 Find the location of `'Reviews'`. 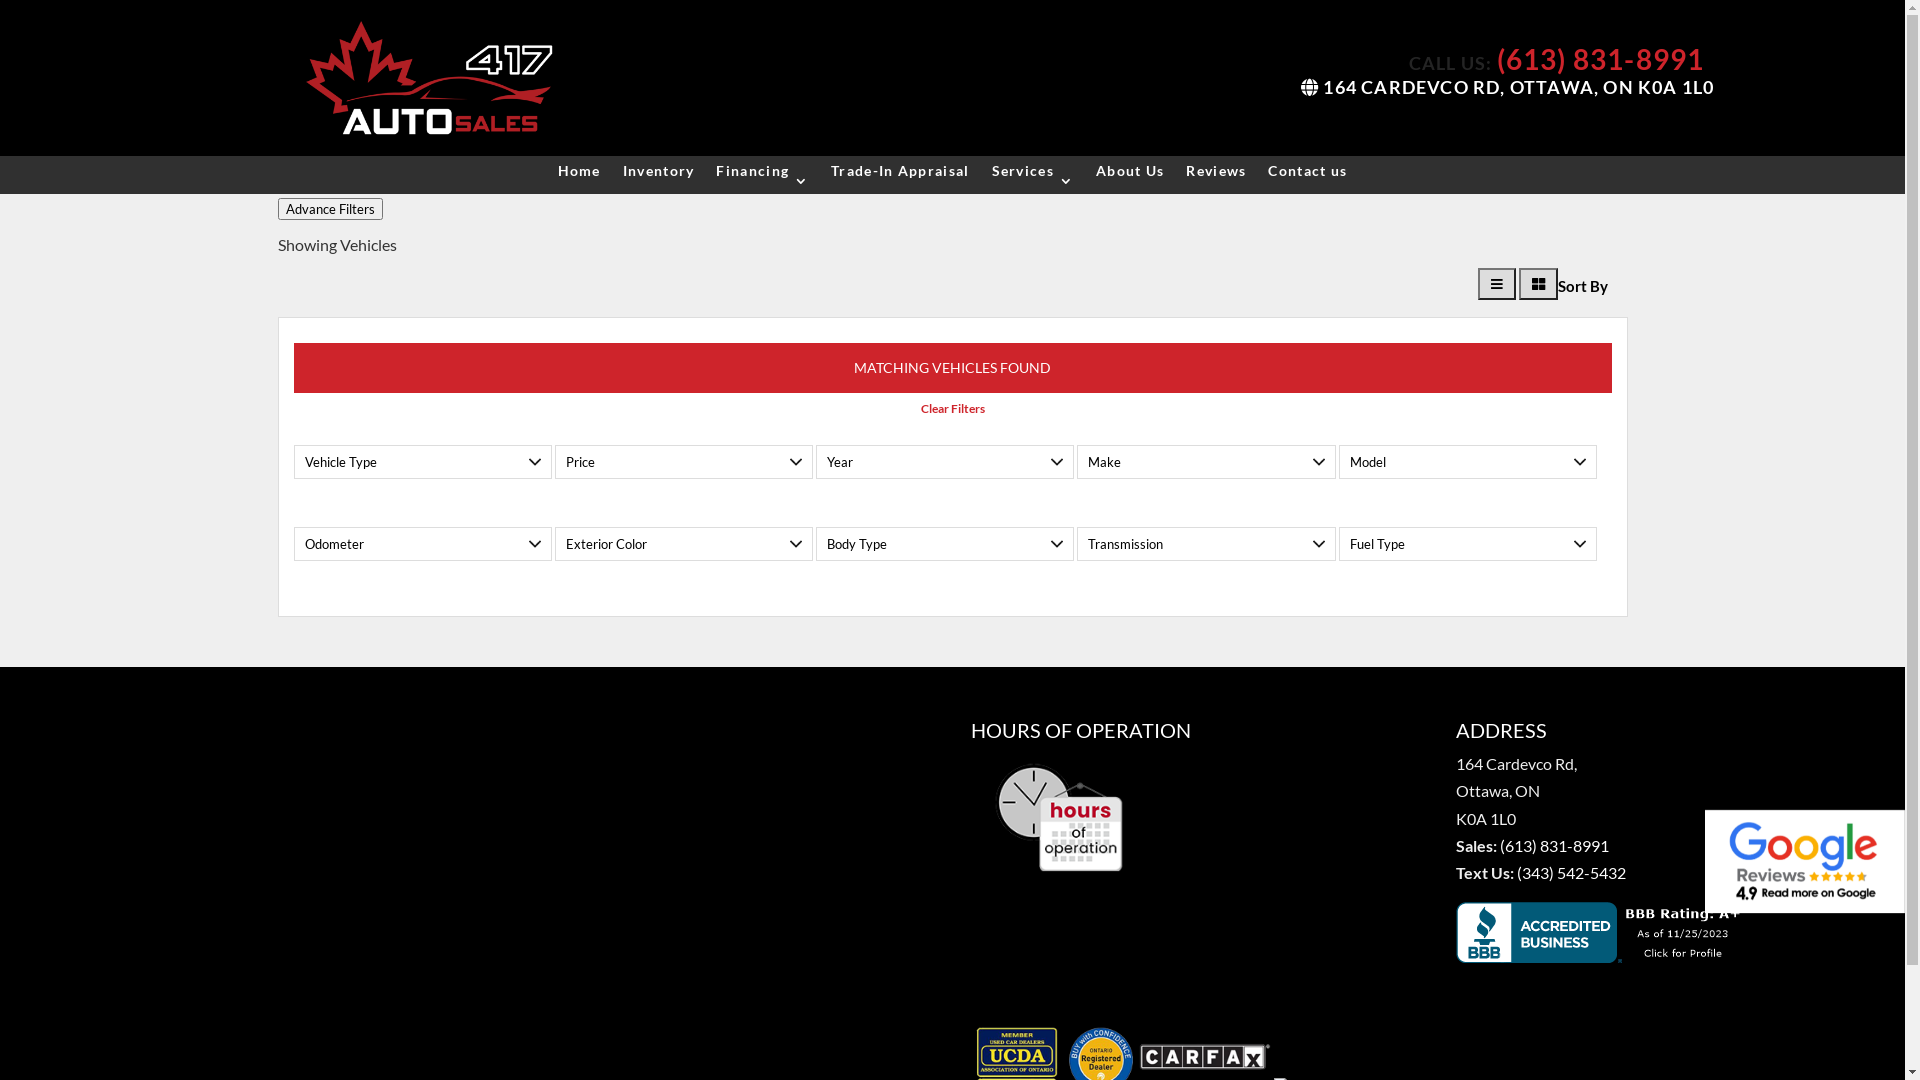

'Reviews' is located at coordinates (1214, 173).